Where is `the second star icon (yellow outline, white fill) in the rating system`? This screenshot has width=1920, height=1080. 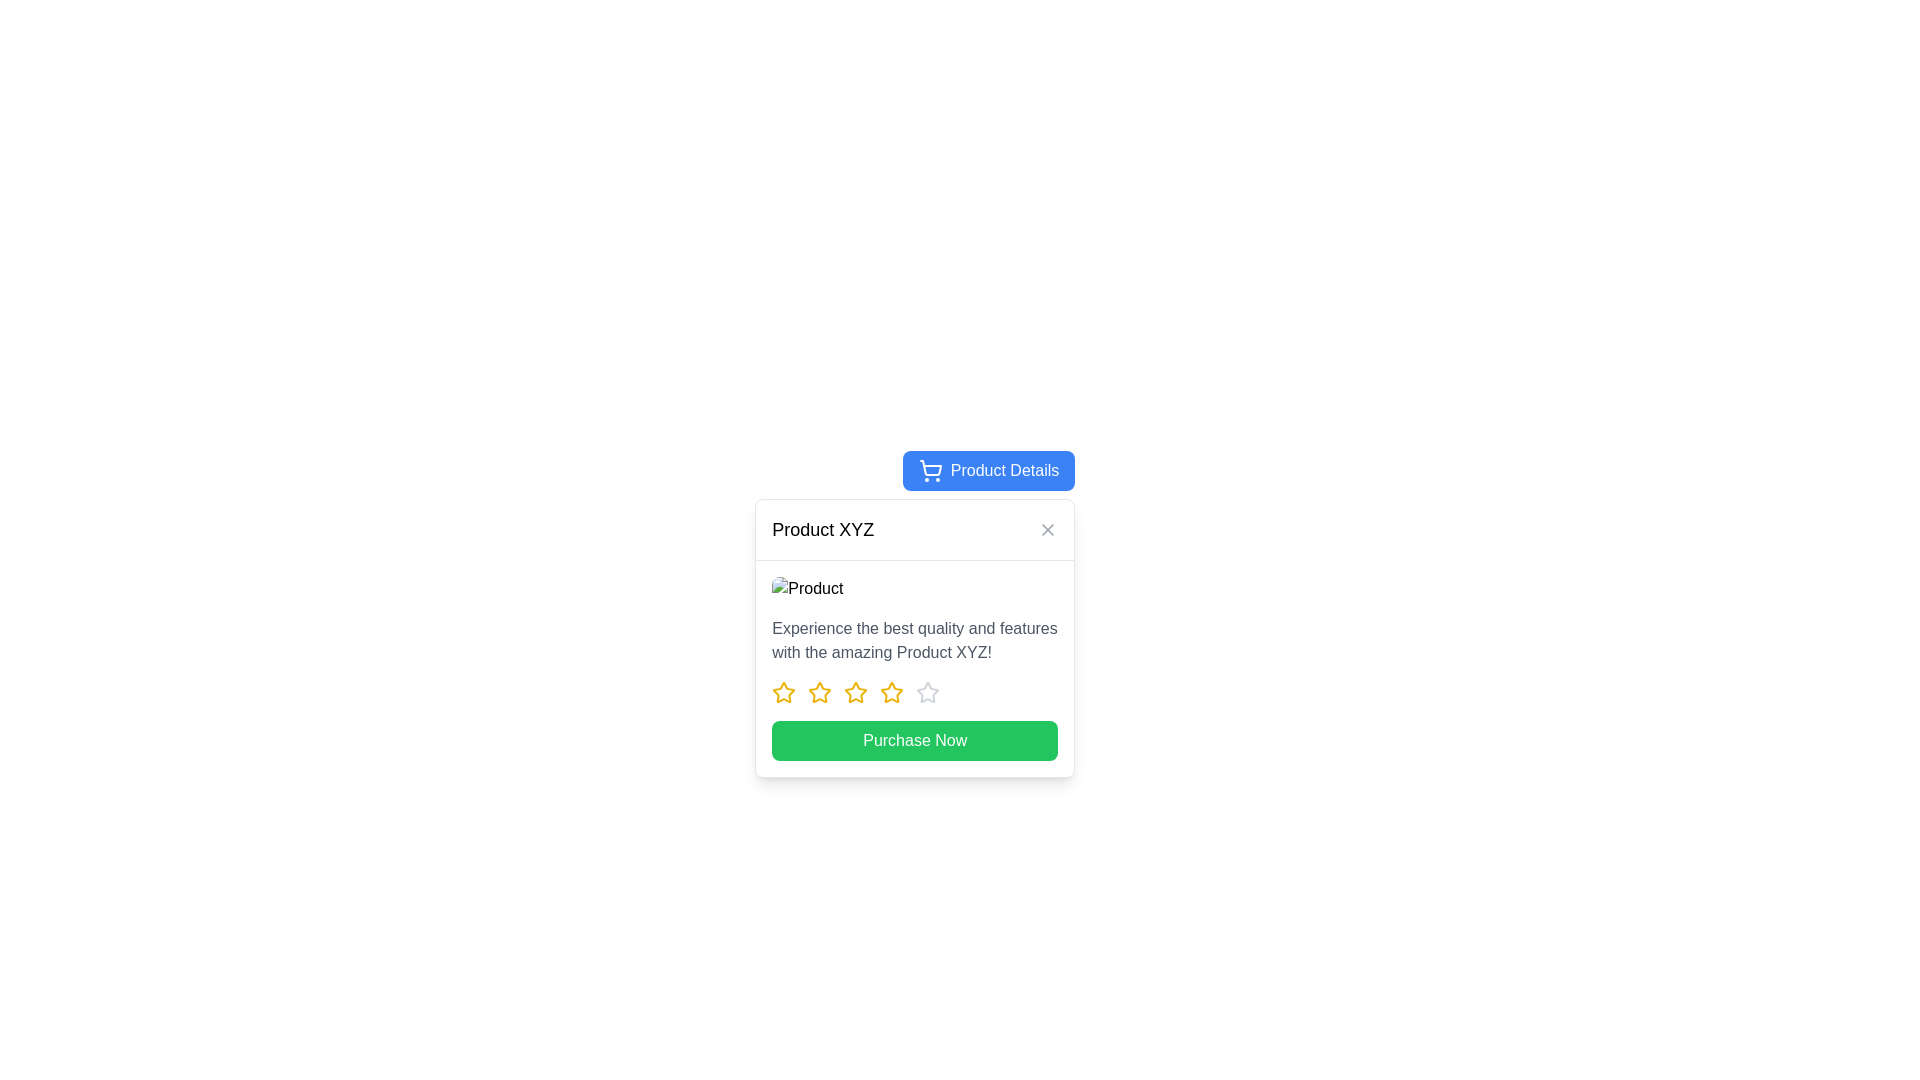 the second star icon (yellow outline, white fill) in the rating system is located at coordinates (820, 691).